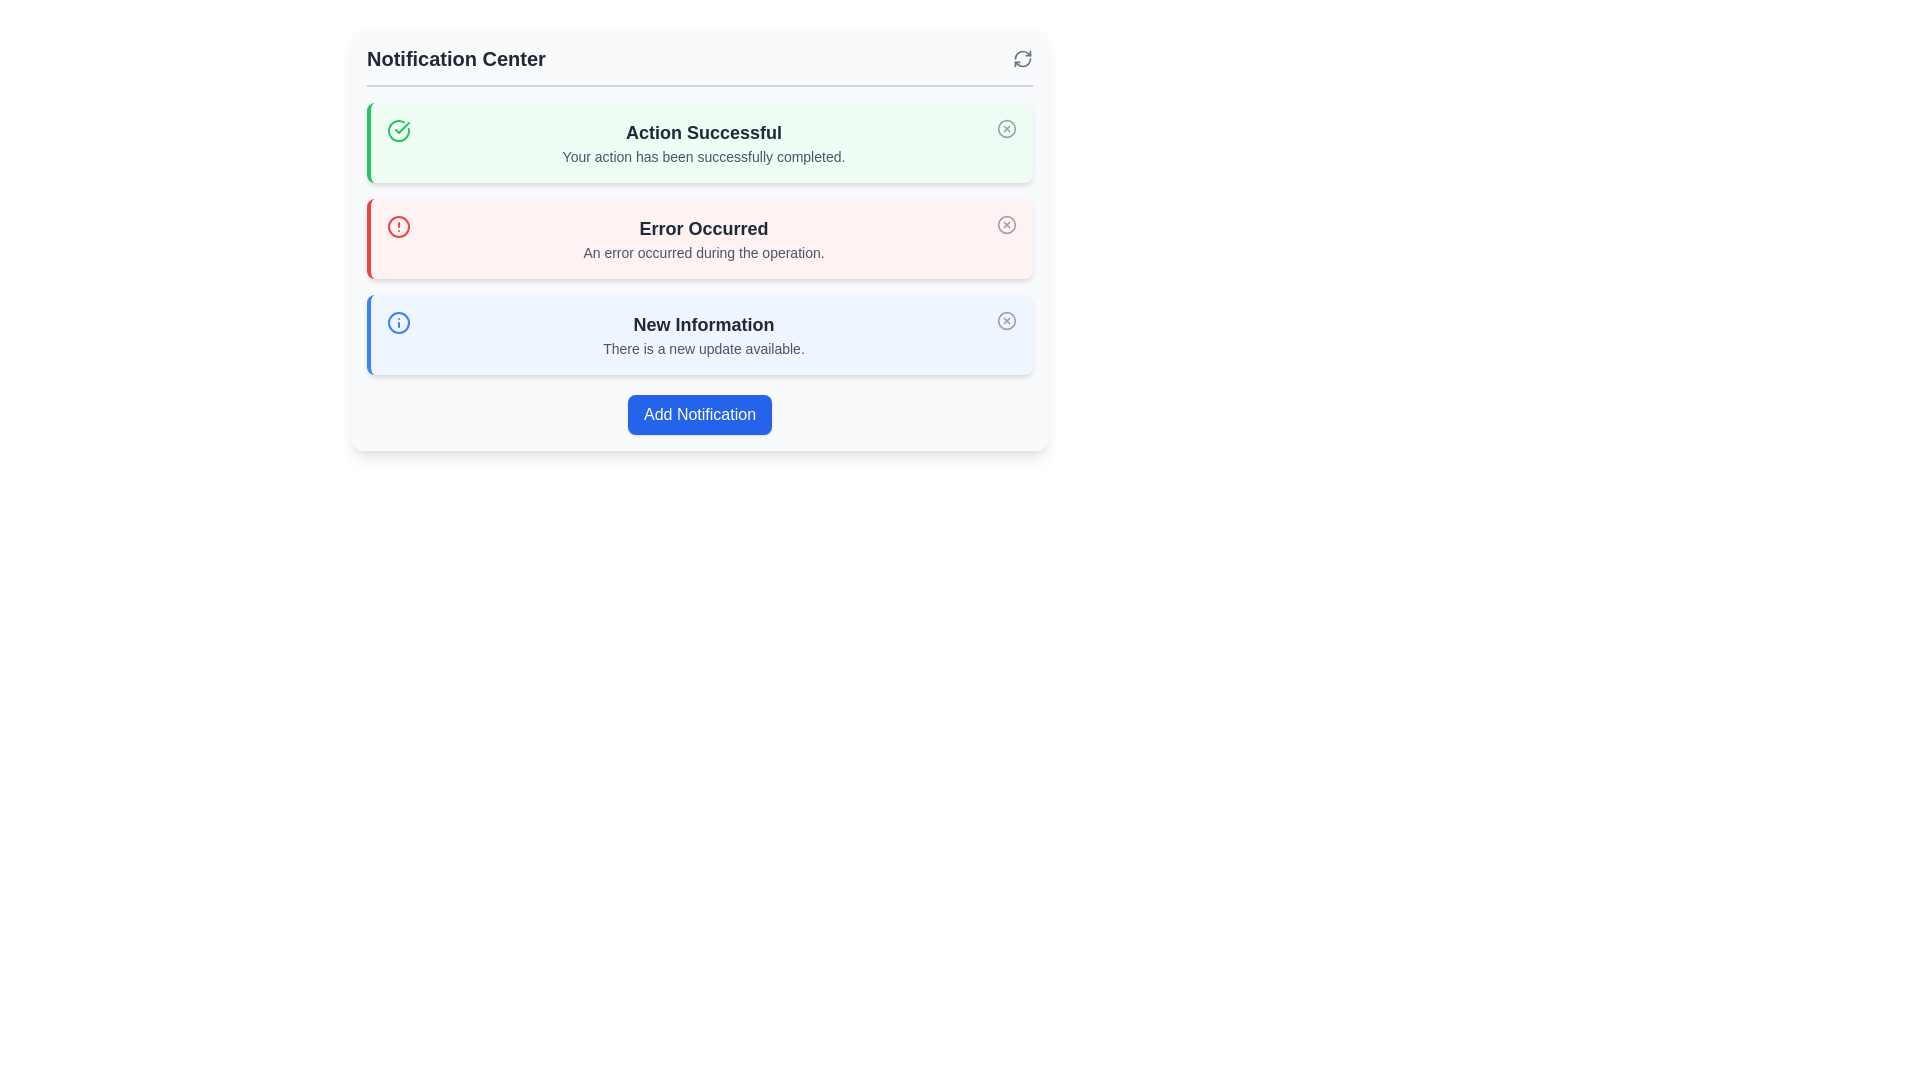 Image resolution: width=1920 pixels, height=1080 pixels. What do you see at coordinates (1007, 127) in the screenshot?
I see `the circular SVG element located in the top-right corner of the 'Action Successful' notification card` at bounding box center [1007, 127].